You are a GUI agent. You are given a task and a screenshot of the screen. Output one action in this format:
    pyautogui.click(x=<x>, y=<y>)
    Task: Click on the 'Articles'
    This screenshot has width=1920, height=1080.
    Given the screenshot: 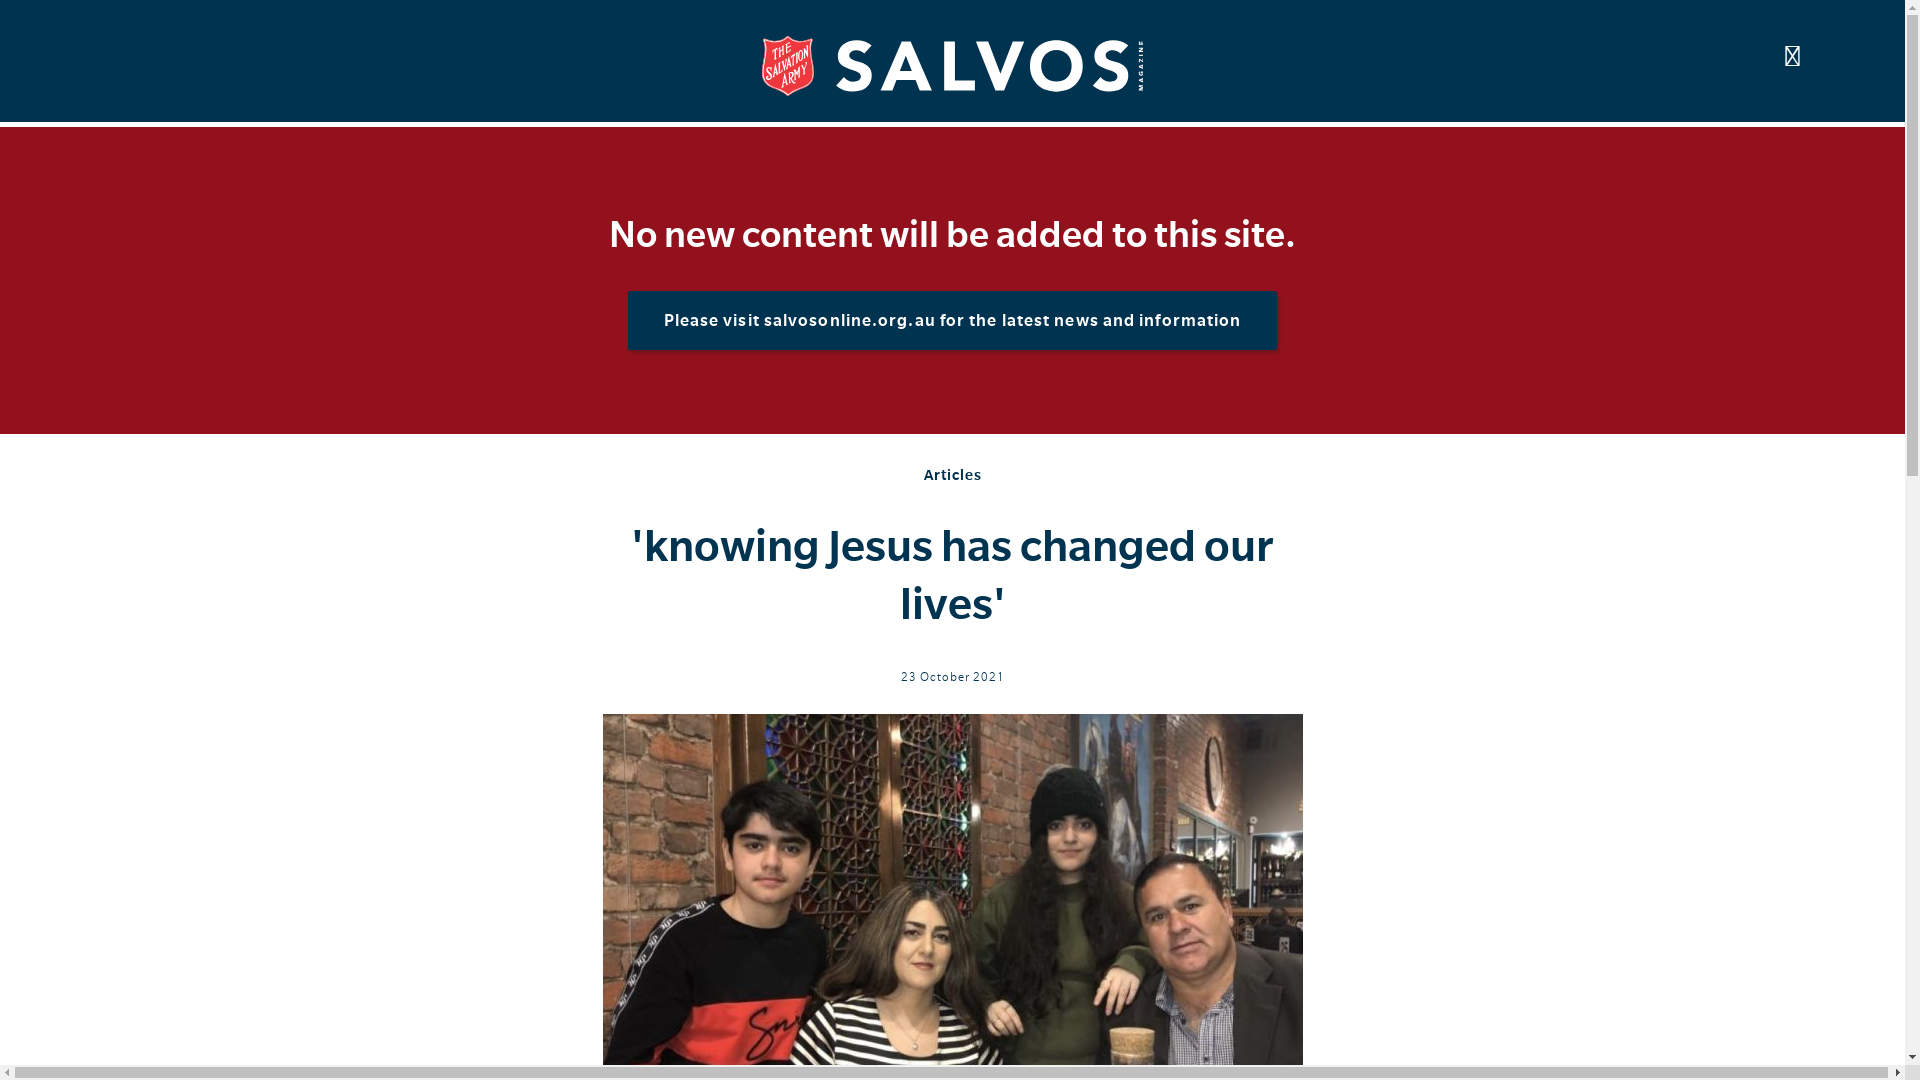 What is the action you would take?
    pyautogui.click(x=923, y=474)
    